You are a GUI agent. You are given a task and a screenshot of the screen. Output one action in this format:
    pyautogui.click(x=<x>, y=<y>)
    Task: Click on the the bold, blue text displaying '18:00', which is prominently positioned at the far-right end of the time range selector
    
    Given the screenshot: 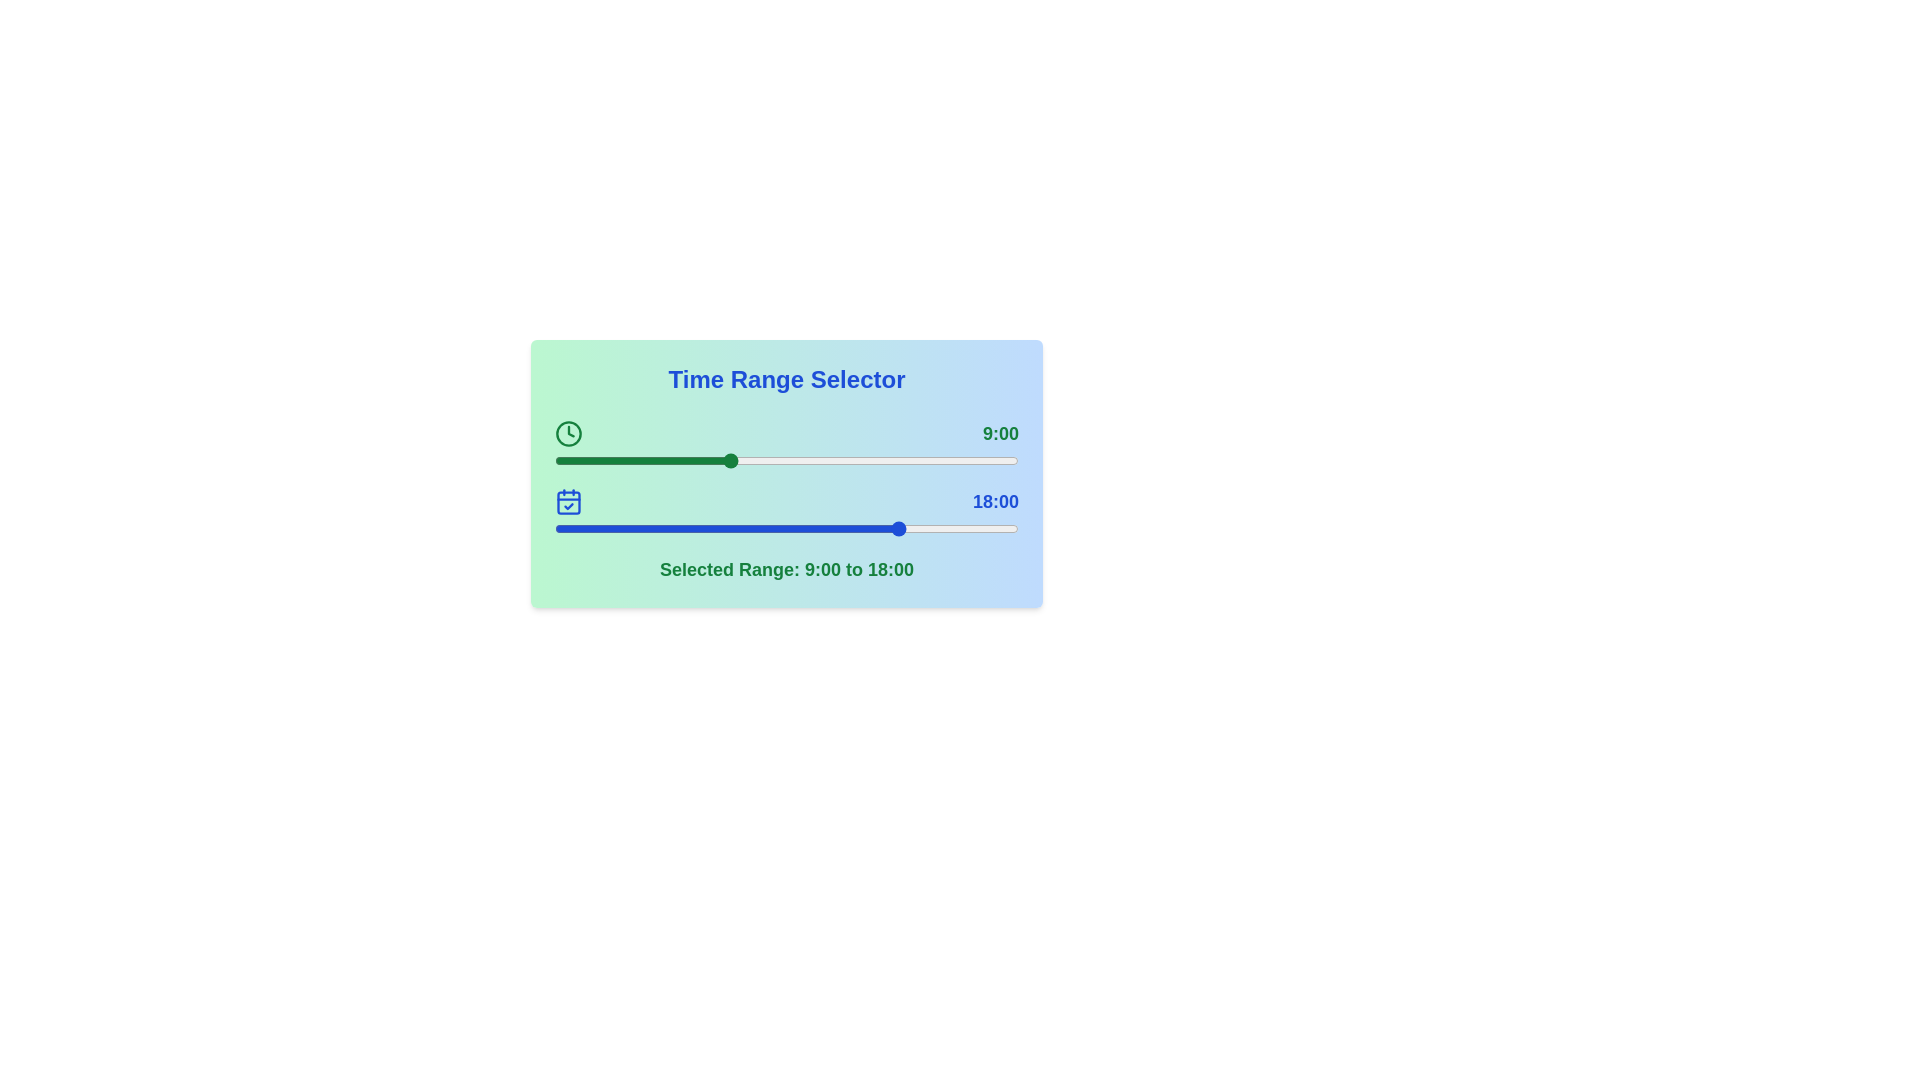 What is the action you would take?
    pyautogui.click(x=995, y=500)
    